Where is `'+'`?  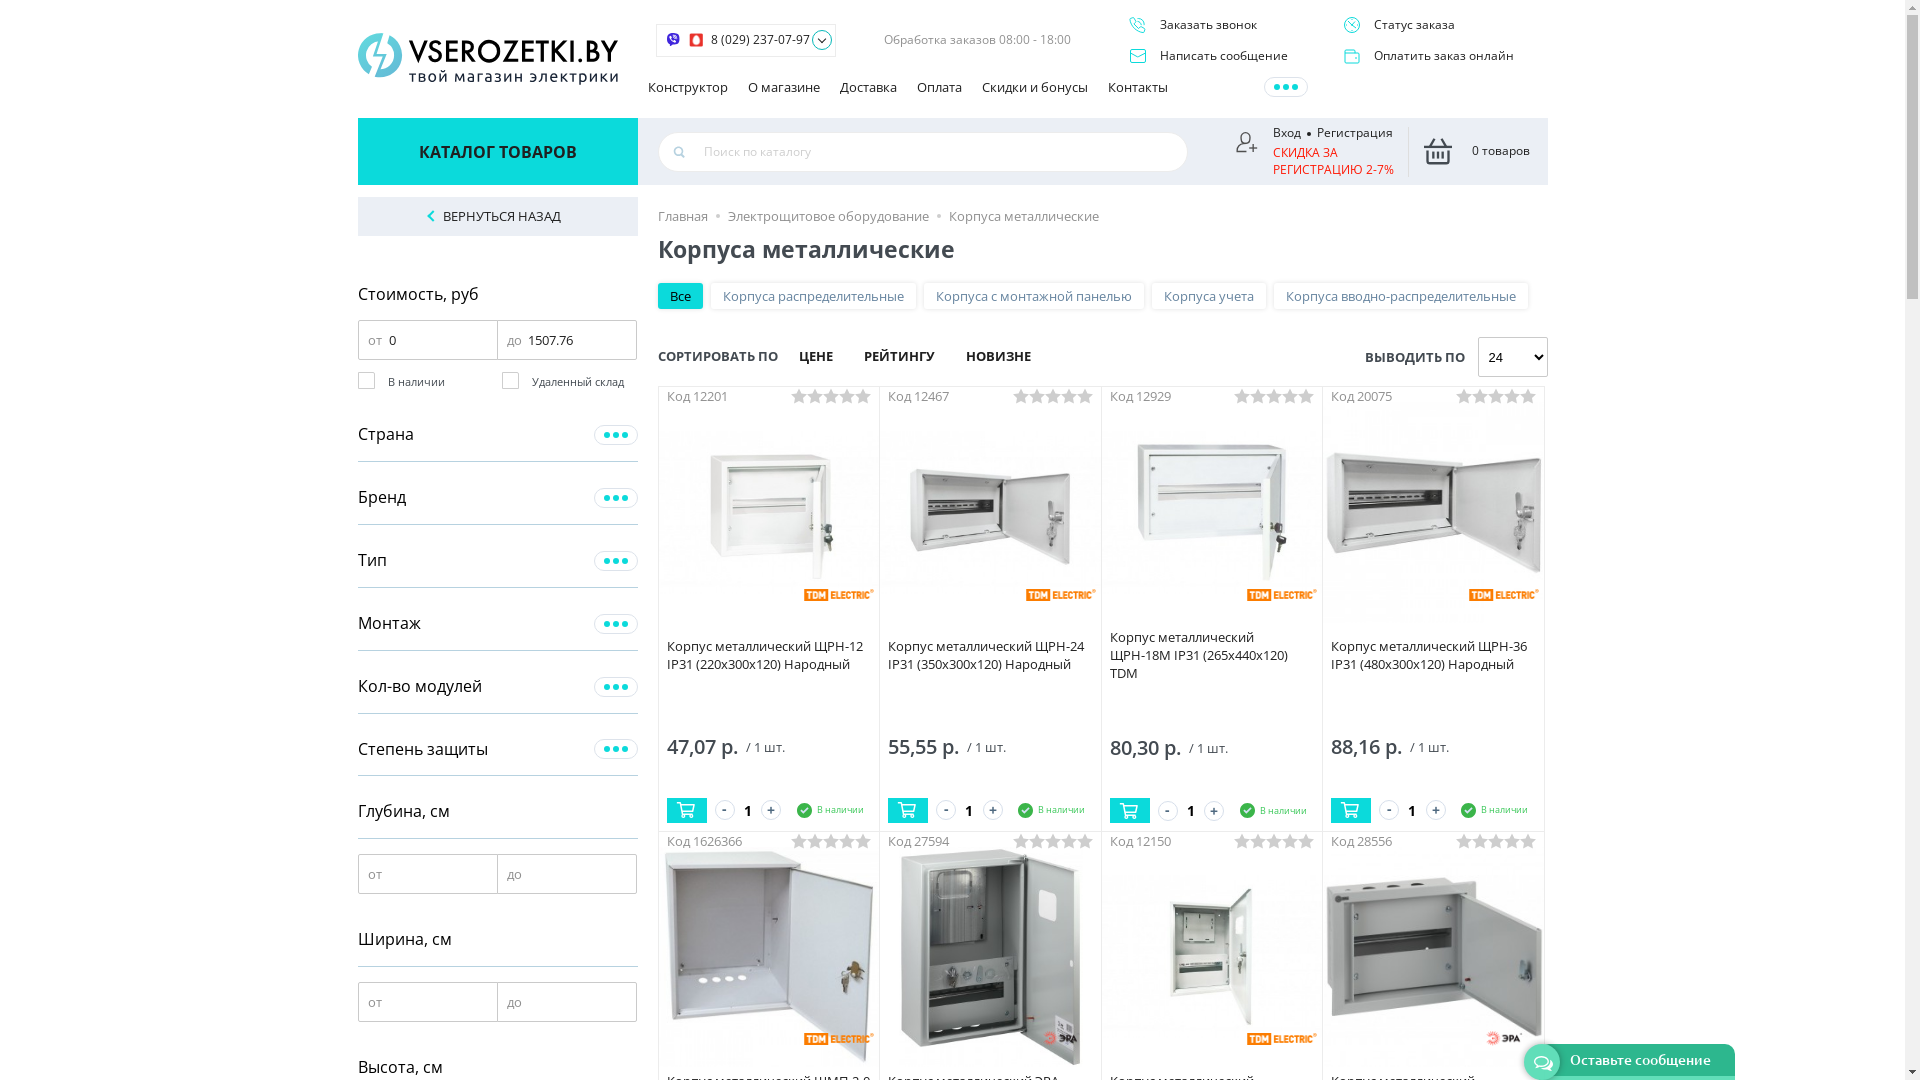 '+' is located at coordinates (992, 810).